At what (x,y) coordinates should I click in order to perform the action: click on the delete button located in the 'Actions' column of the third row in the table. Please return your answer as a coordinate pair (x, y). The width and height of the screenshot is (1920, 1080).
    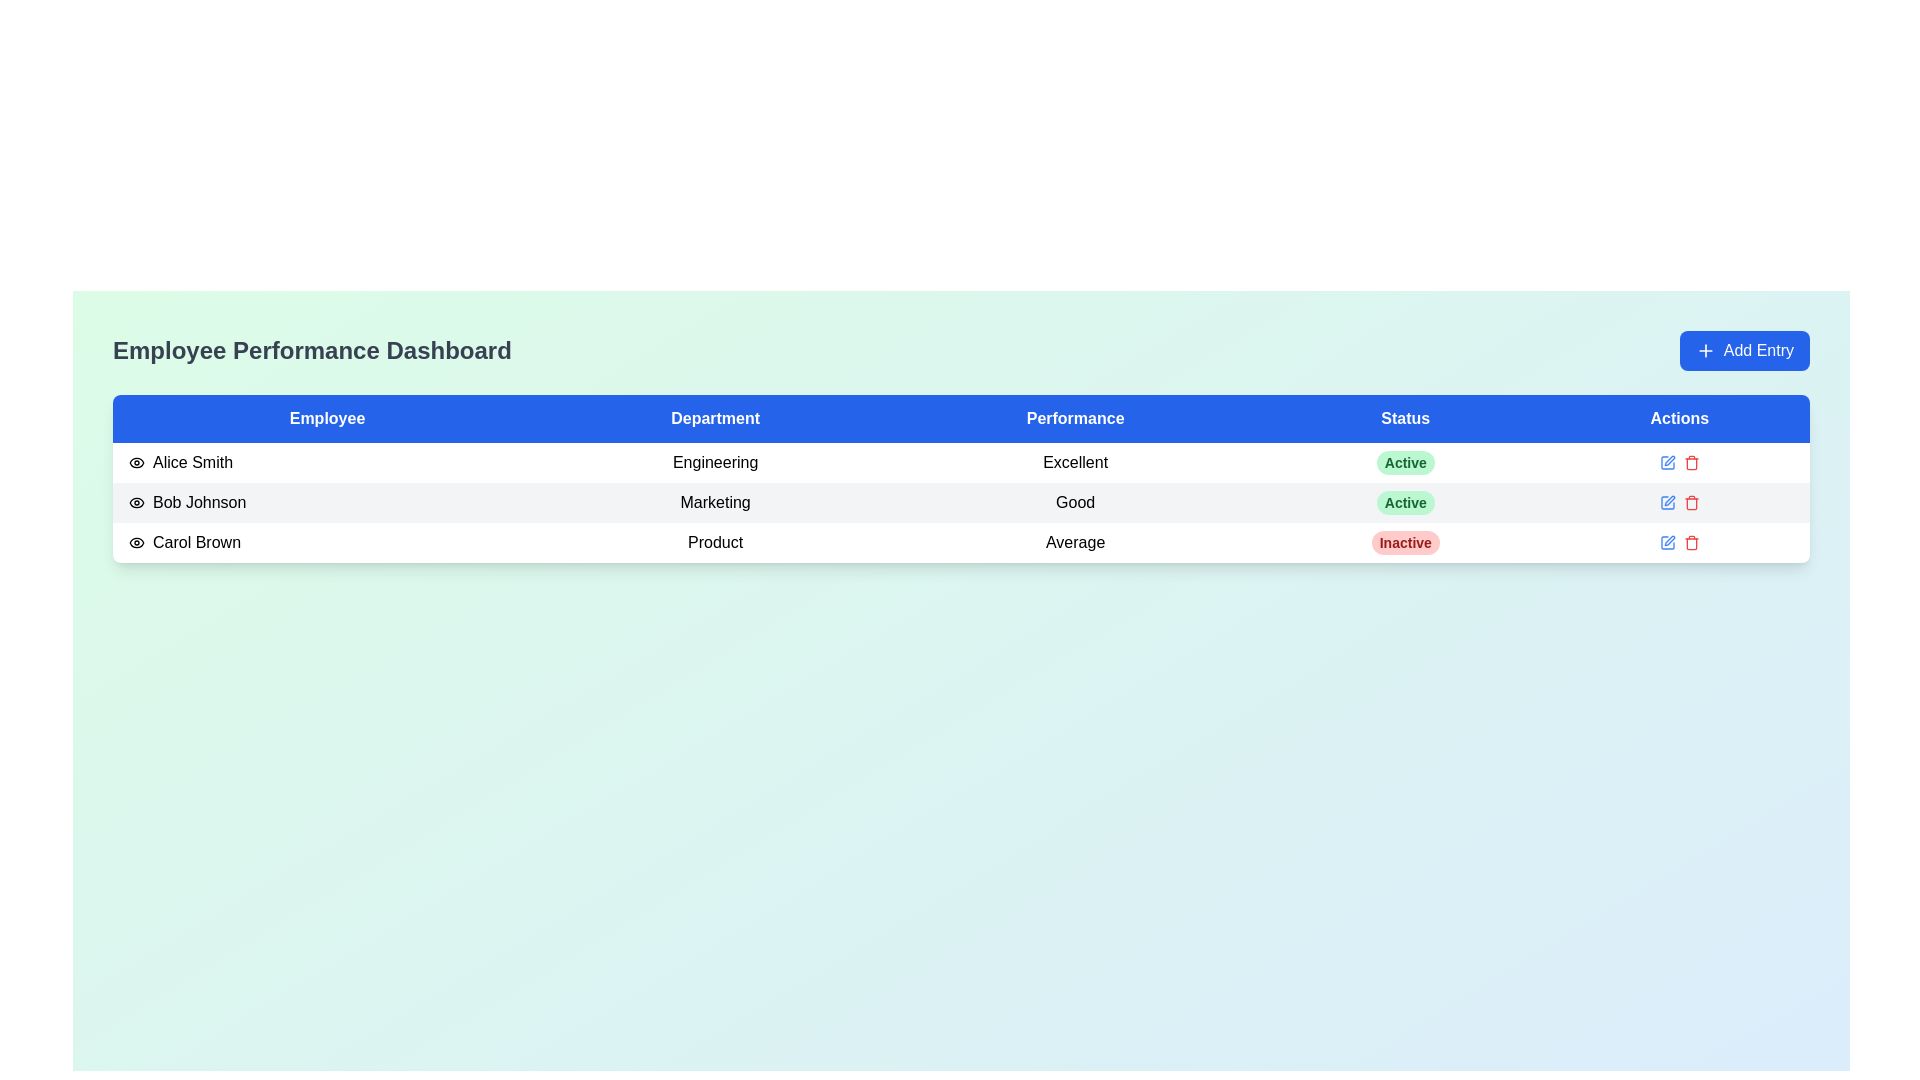
    Looking at the image, I should click on (1690, 462).